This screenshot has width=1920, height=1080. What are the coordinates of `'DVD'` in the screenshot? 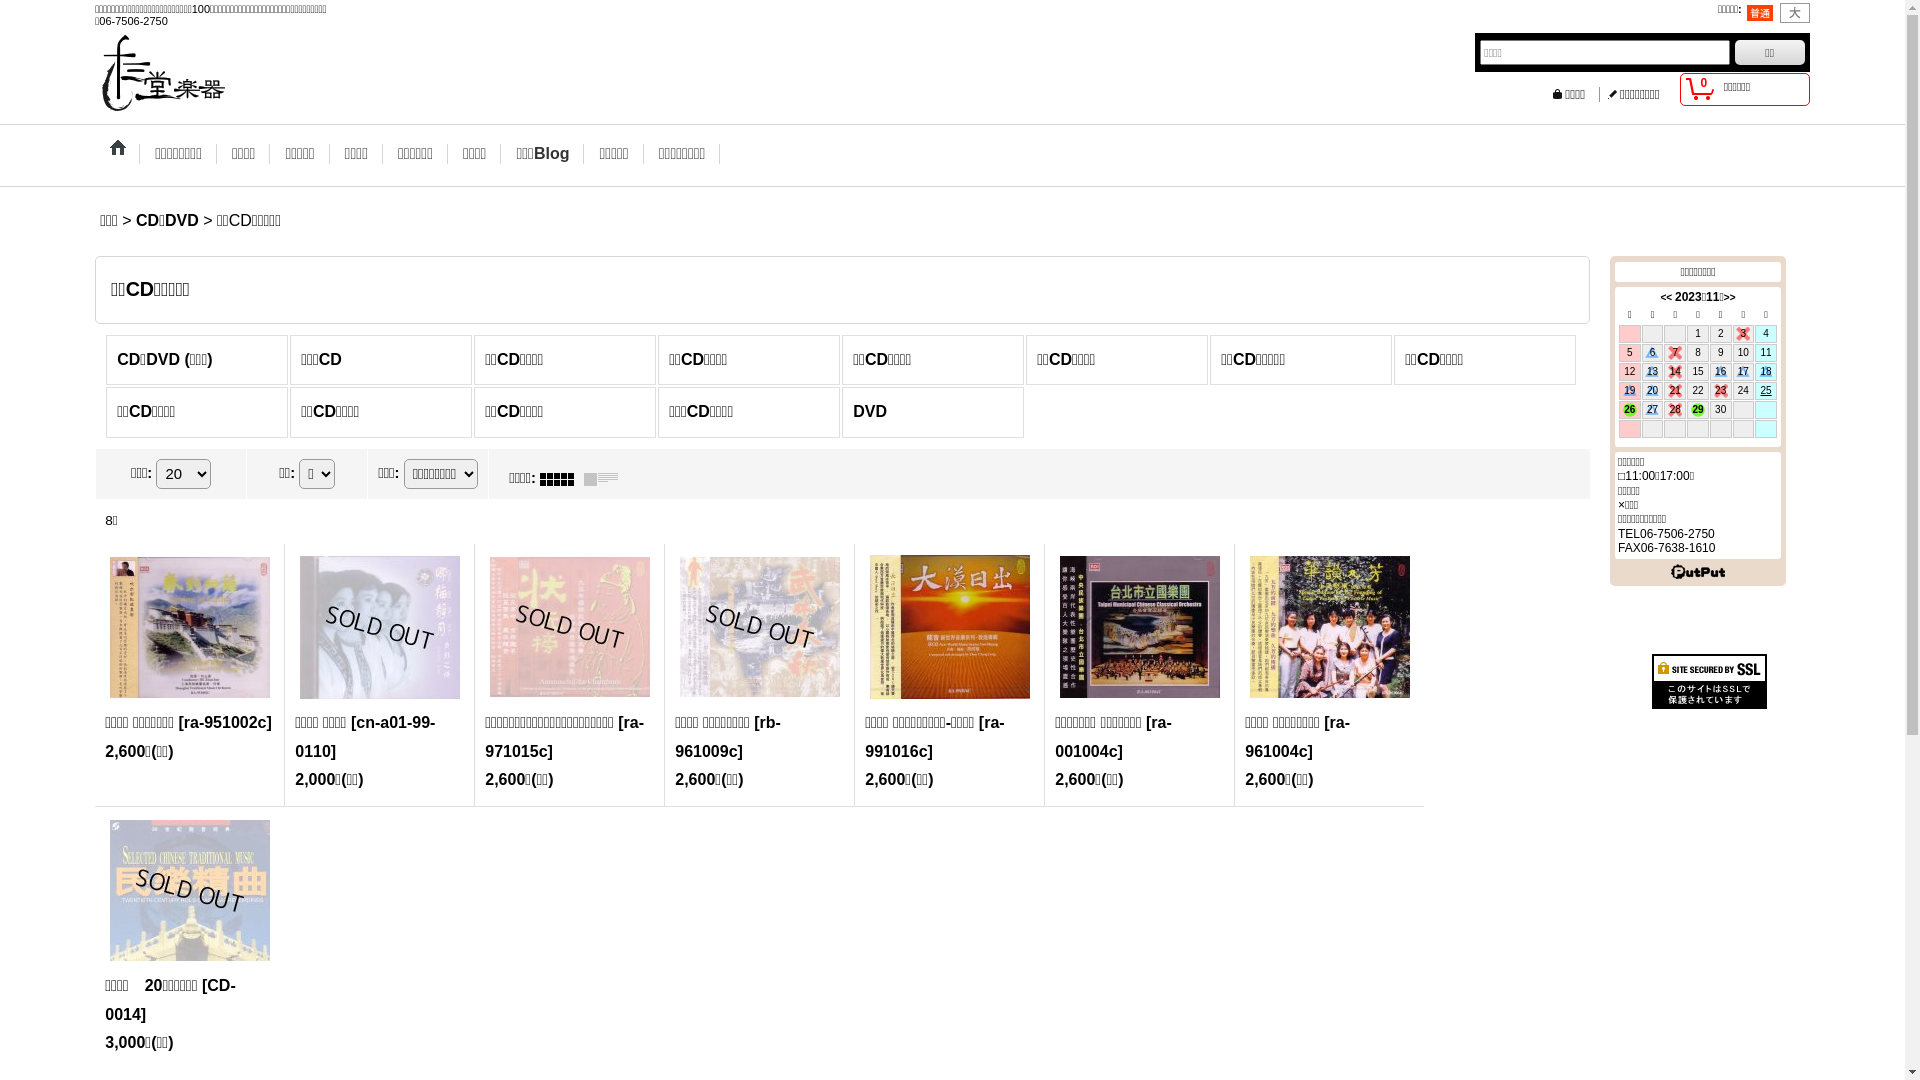 It's located at (841, 411).